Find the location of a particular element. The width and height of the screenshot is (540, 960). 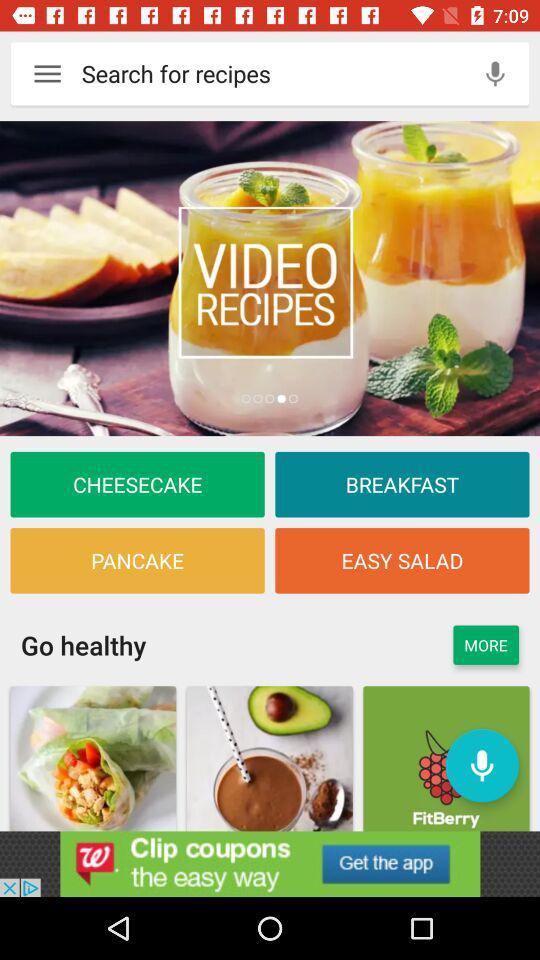

the microphone icon is located at coordinates (481, 764).